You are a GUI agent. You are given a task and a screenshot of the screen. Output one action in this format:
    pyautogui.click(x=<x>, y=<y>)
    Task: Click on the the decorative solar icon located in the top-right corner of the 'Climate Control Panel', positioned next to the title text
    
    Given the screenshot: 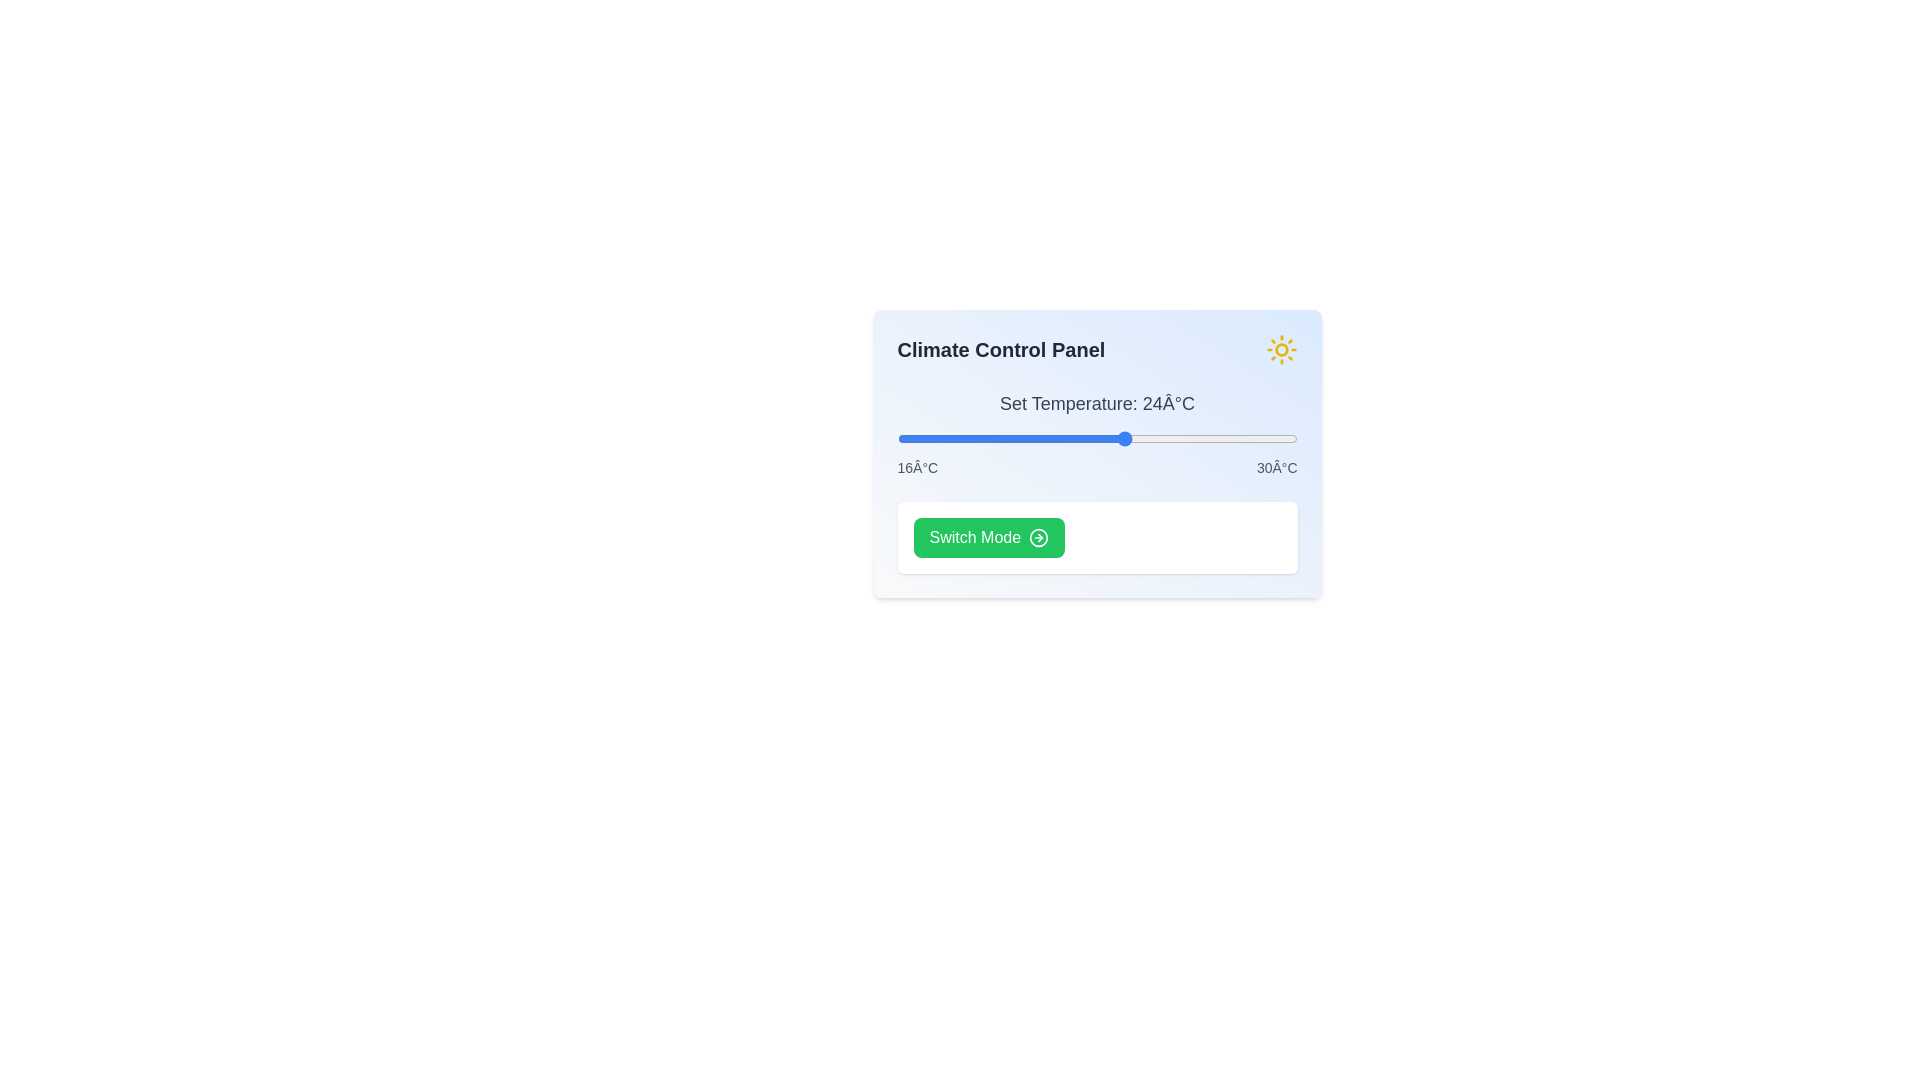 What is the action you would take?
    pyautogui.click(x=1281, y=349)
    